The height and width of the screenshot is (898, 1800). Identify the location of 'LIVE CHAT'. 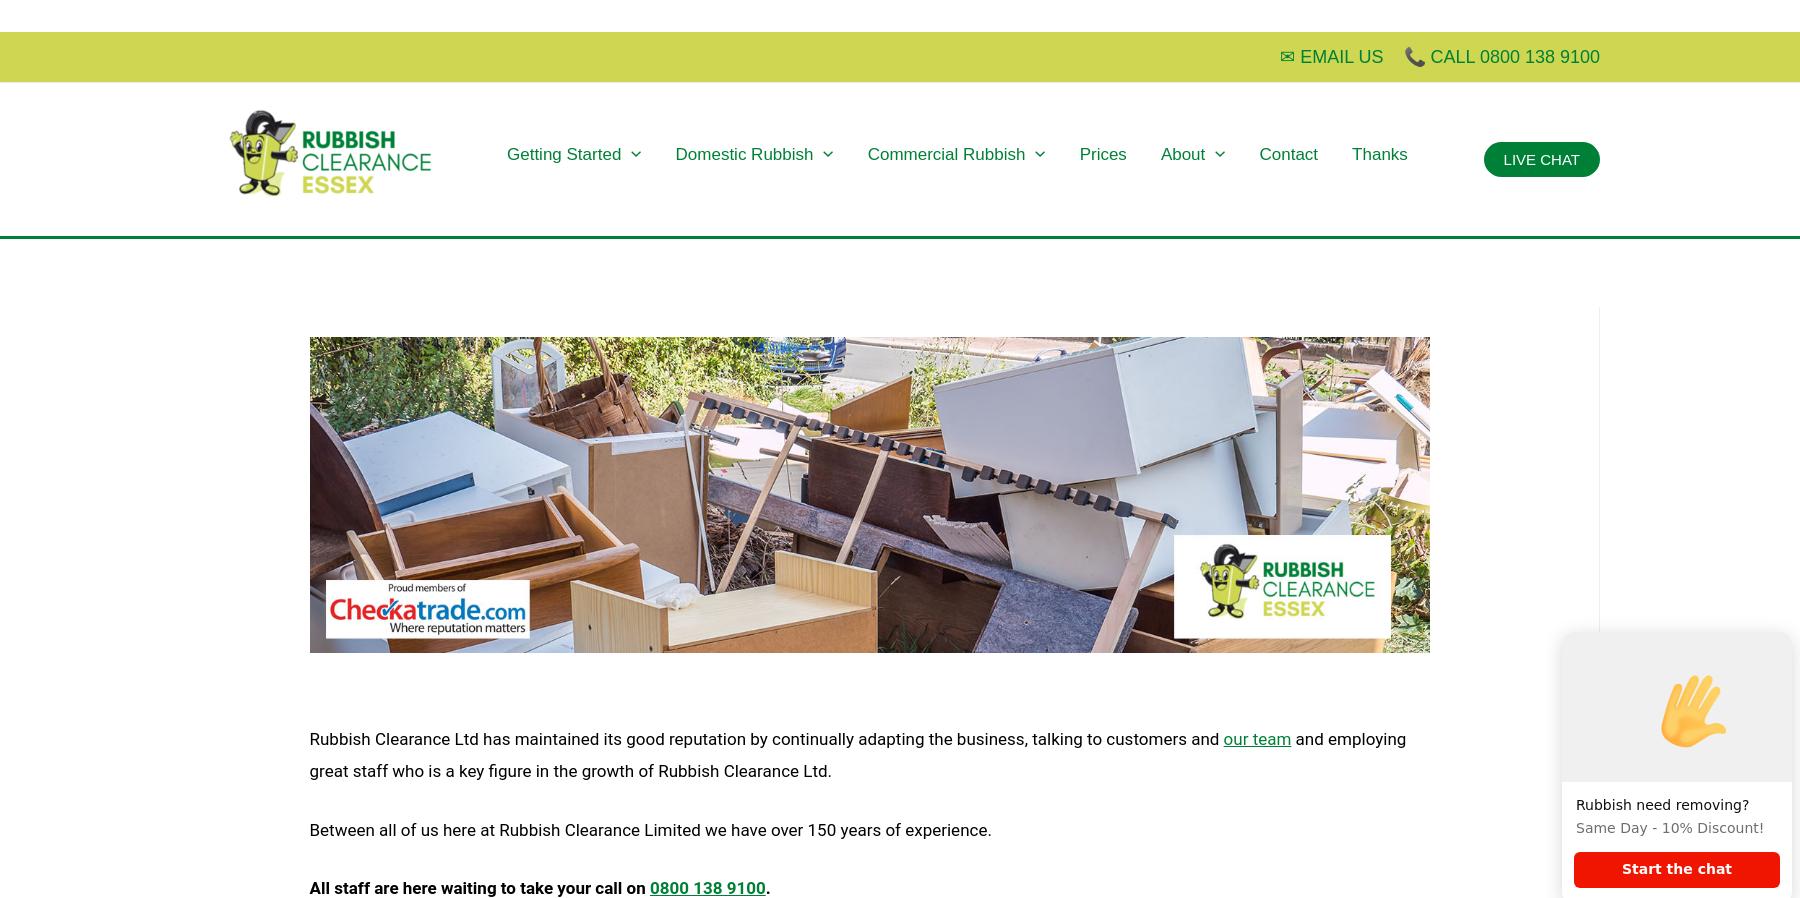
(1503, 158).